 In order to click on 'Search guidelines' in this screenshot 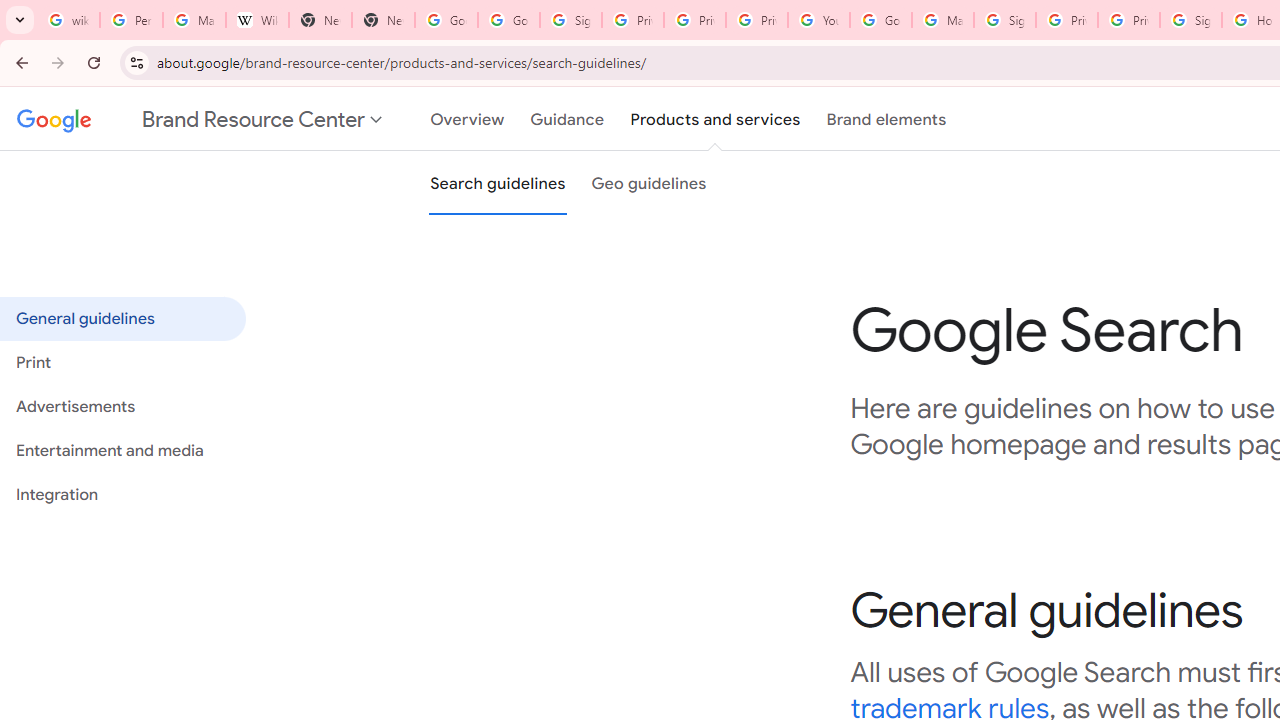, I will do `click(497, 183)`.